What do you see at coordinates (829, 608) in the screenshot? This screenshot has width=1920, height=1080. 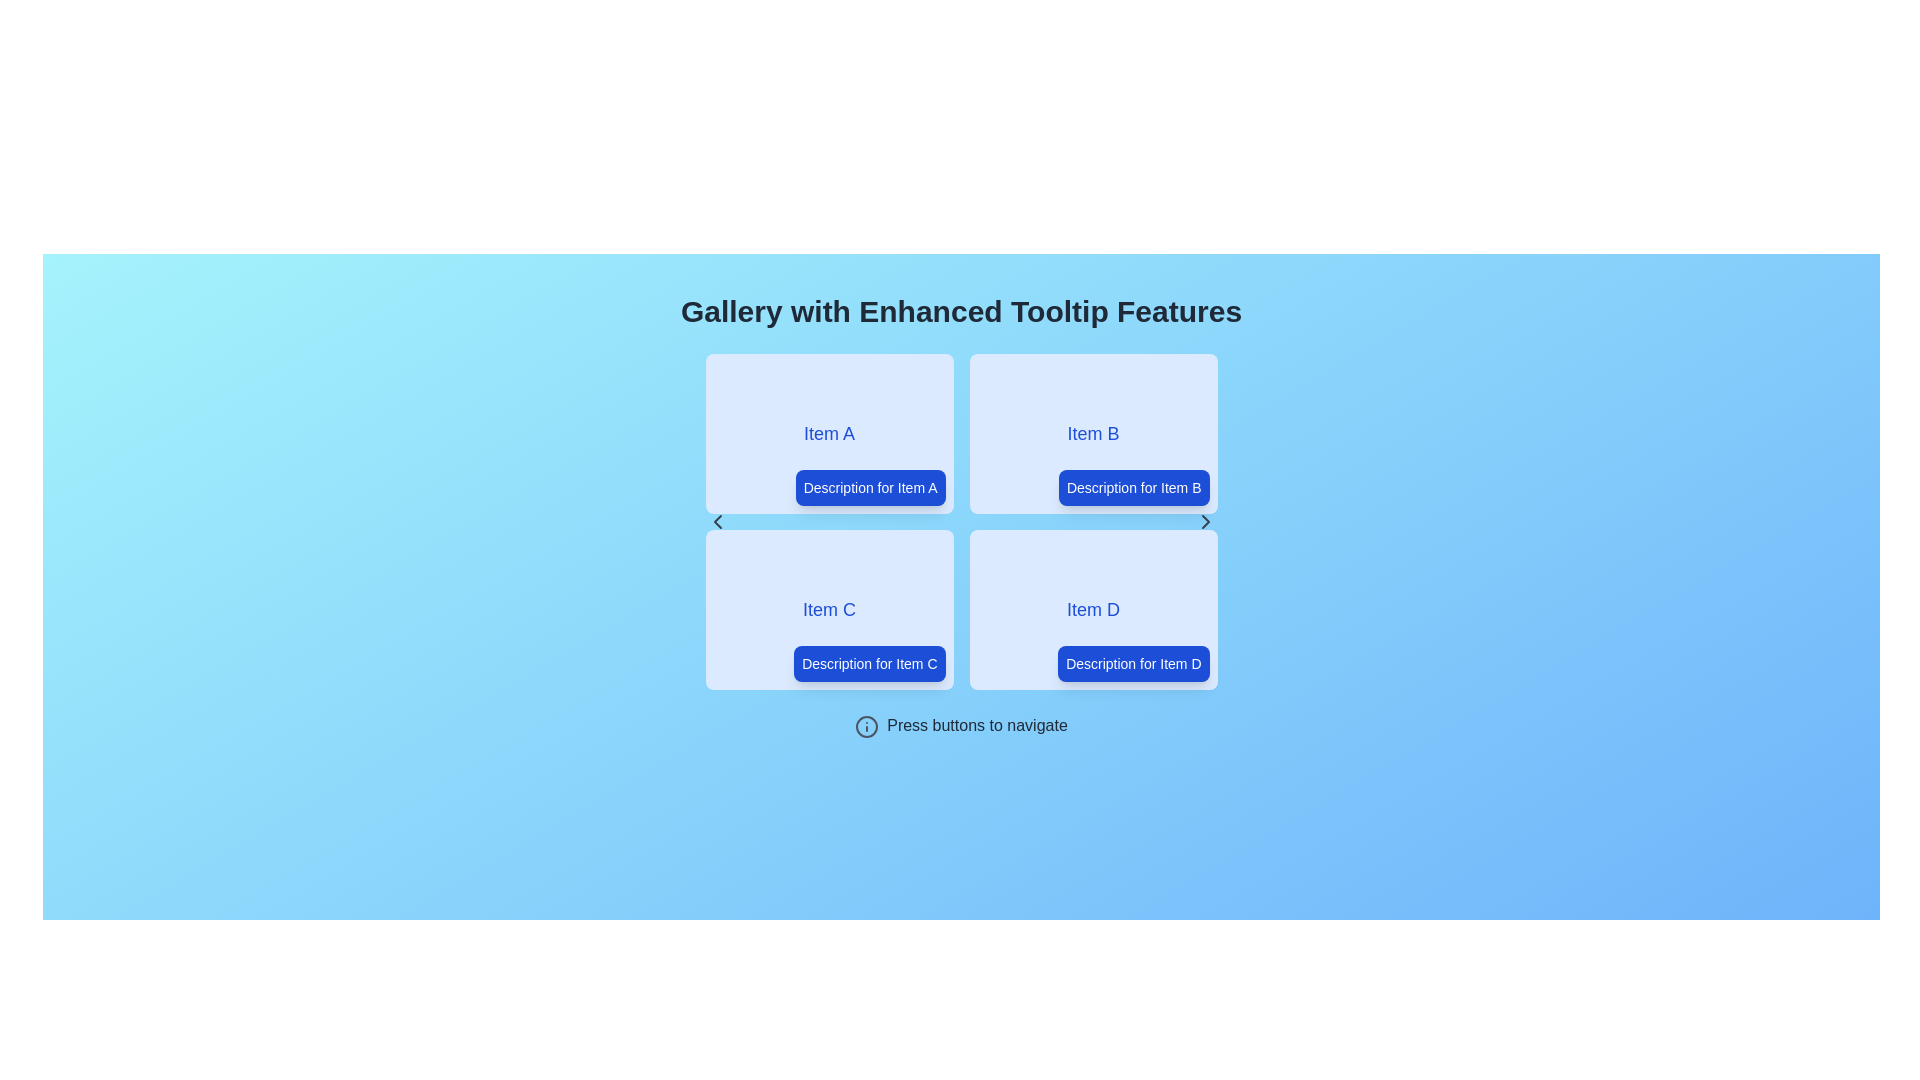 I see `text in the information card displaying 'Item C' and its description 'Description for Item C', located as the third card in a grid layout, below 'Item A' and to the left of 'Item D'` at bounding box center [829, 608].